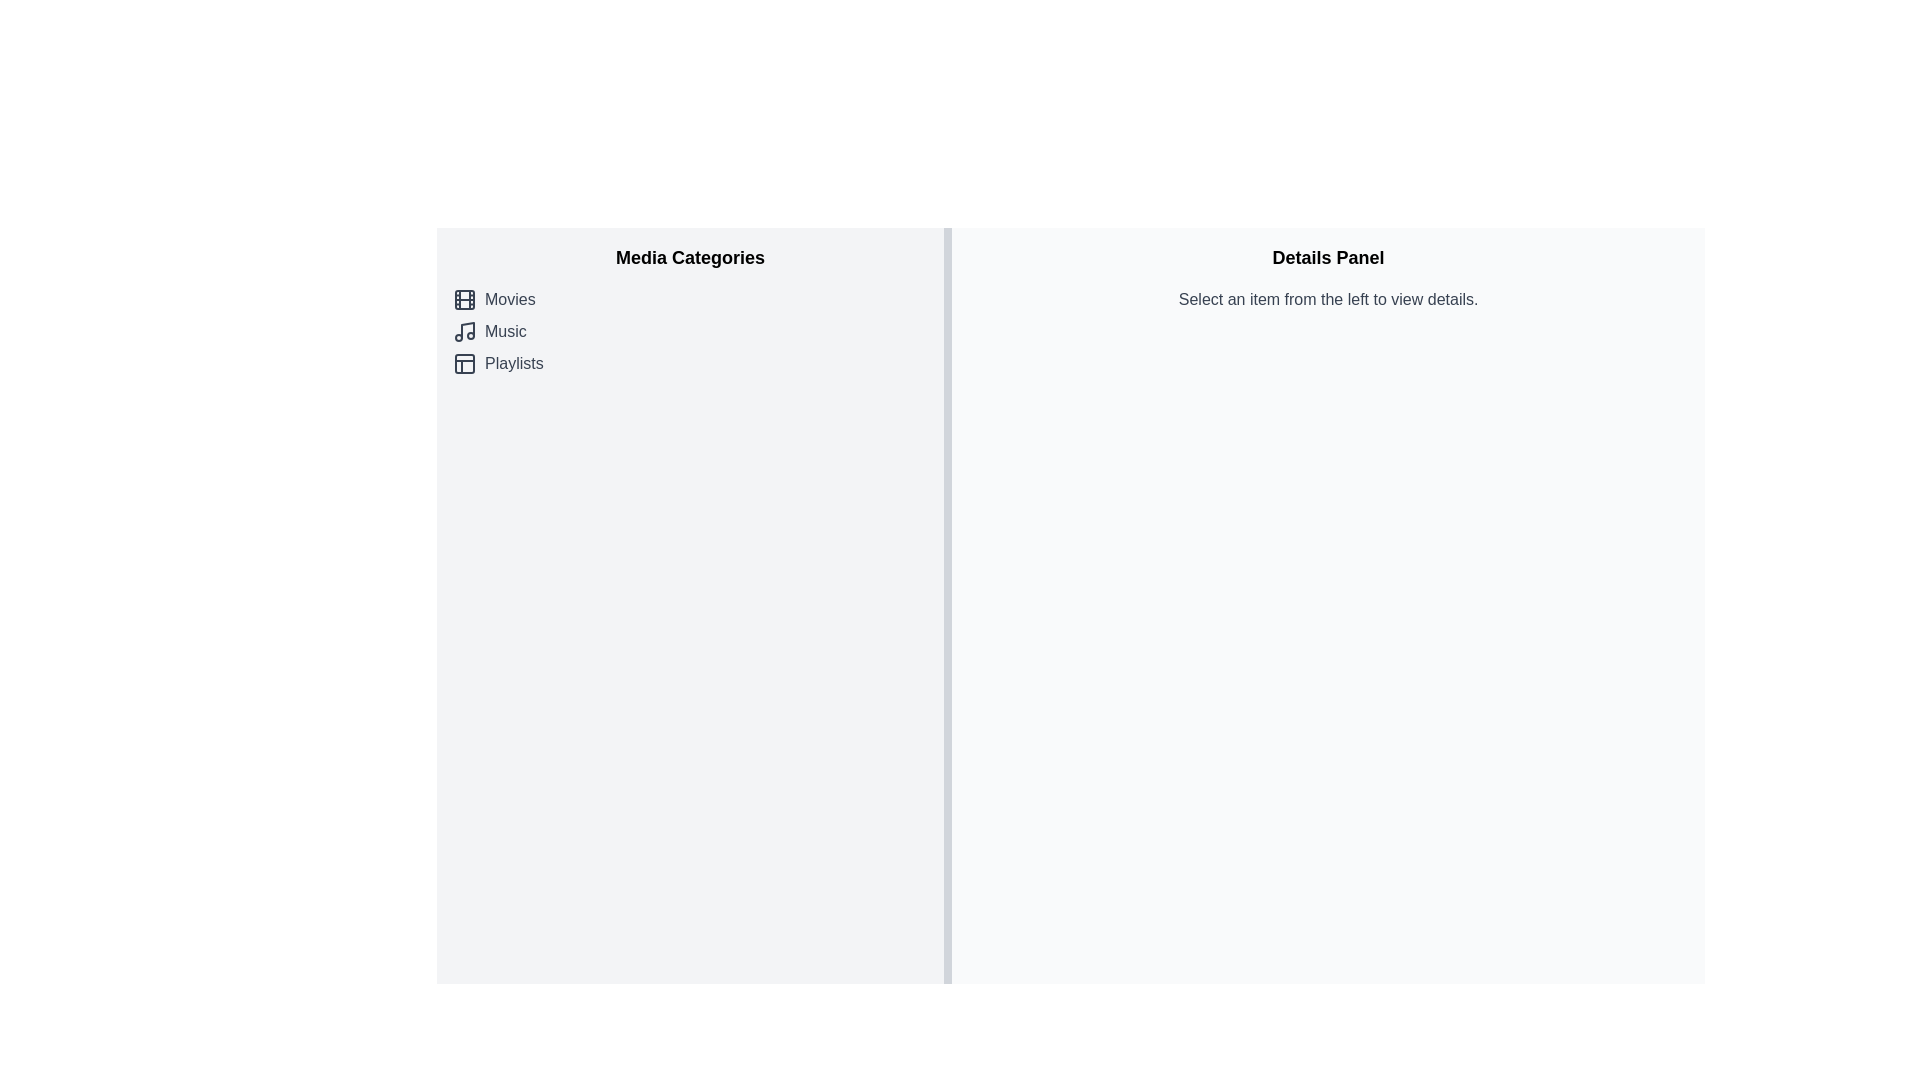  Describe the element at coordinates (690, 363) in the screenshot. I see `the 'Playlists' button-like textual representation in the media categories list` at that location.